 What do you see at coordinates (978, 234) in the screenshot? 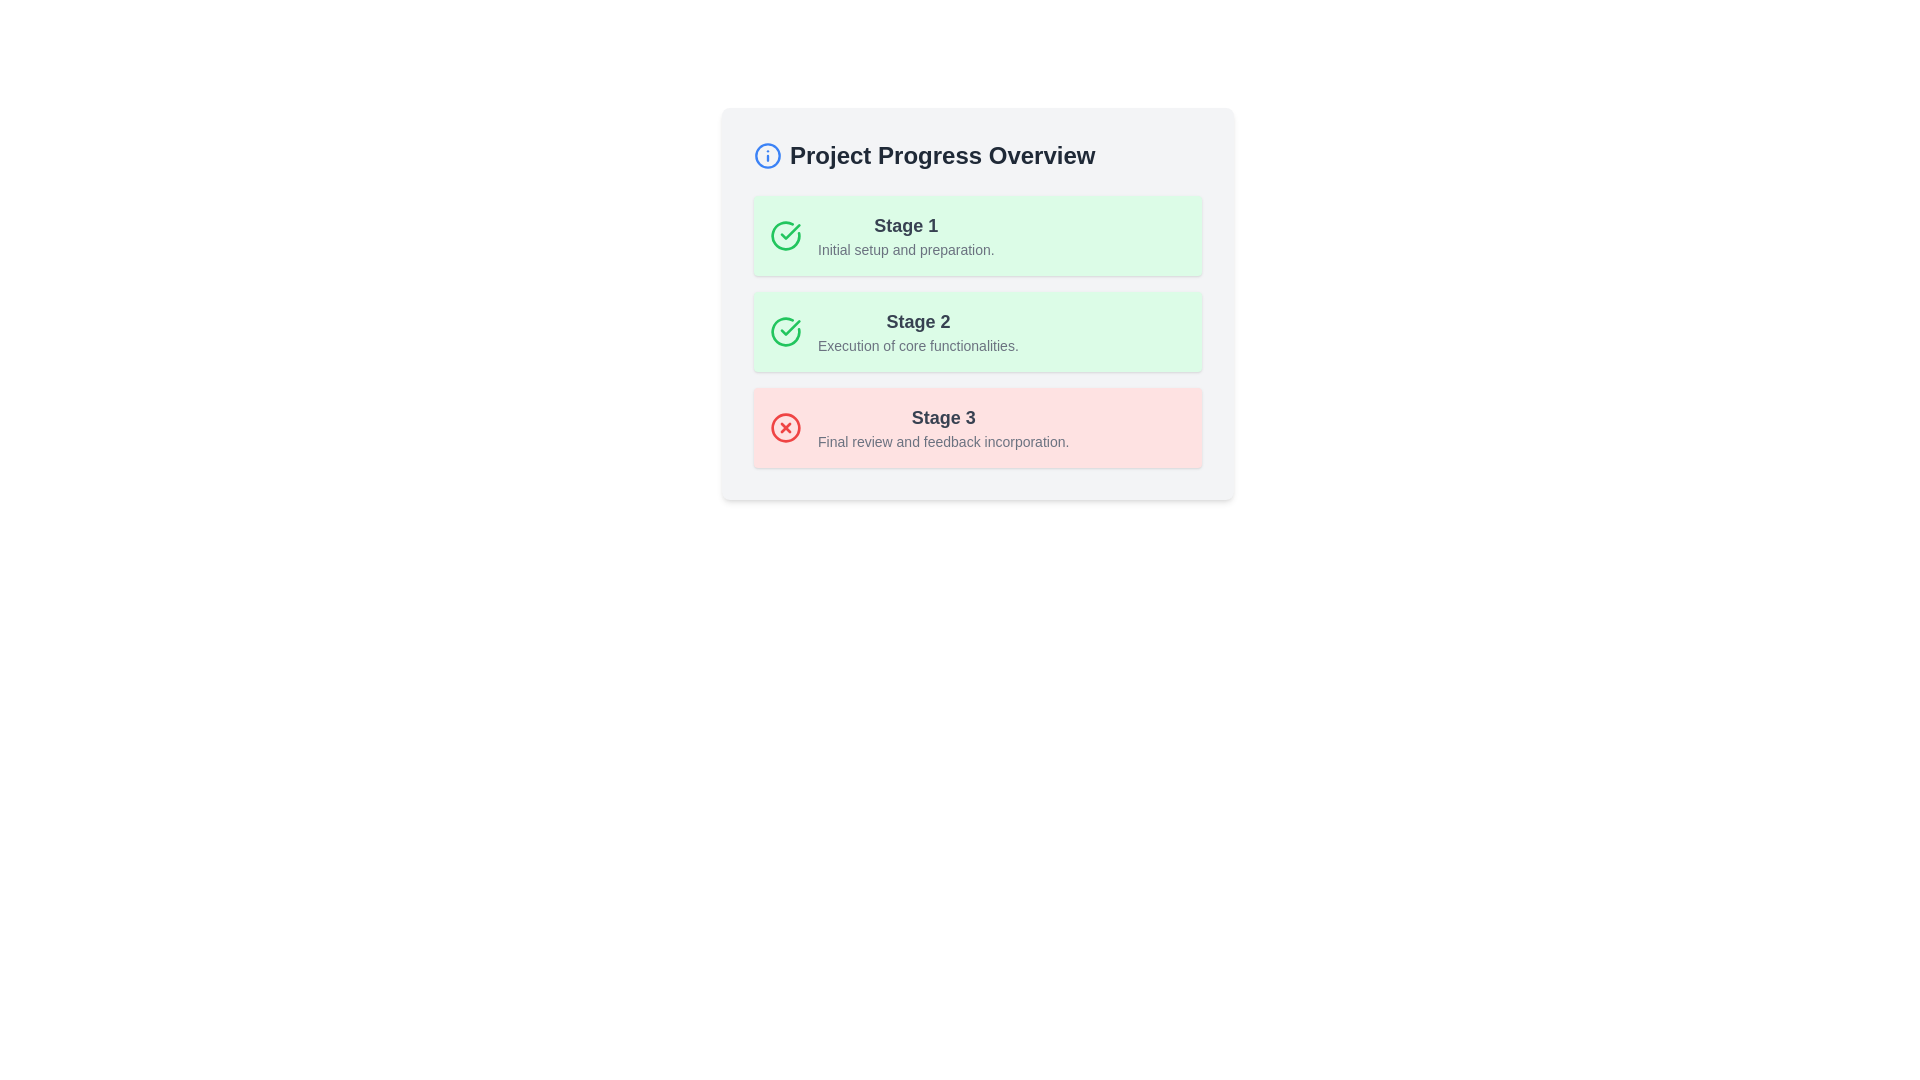
I see `the 'Stage 1' informational card, which is the first card in a vertical layout of progress stages` at bounding box center [978, 234].